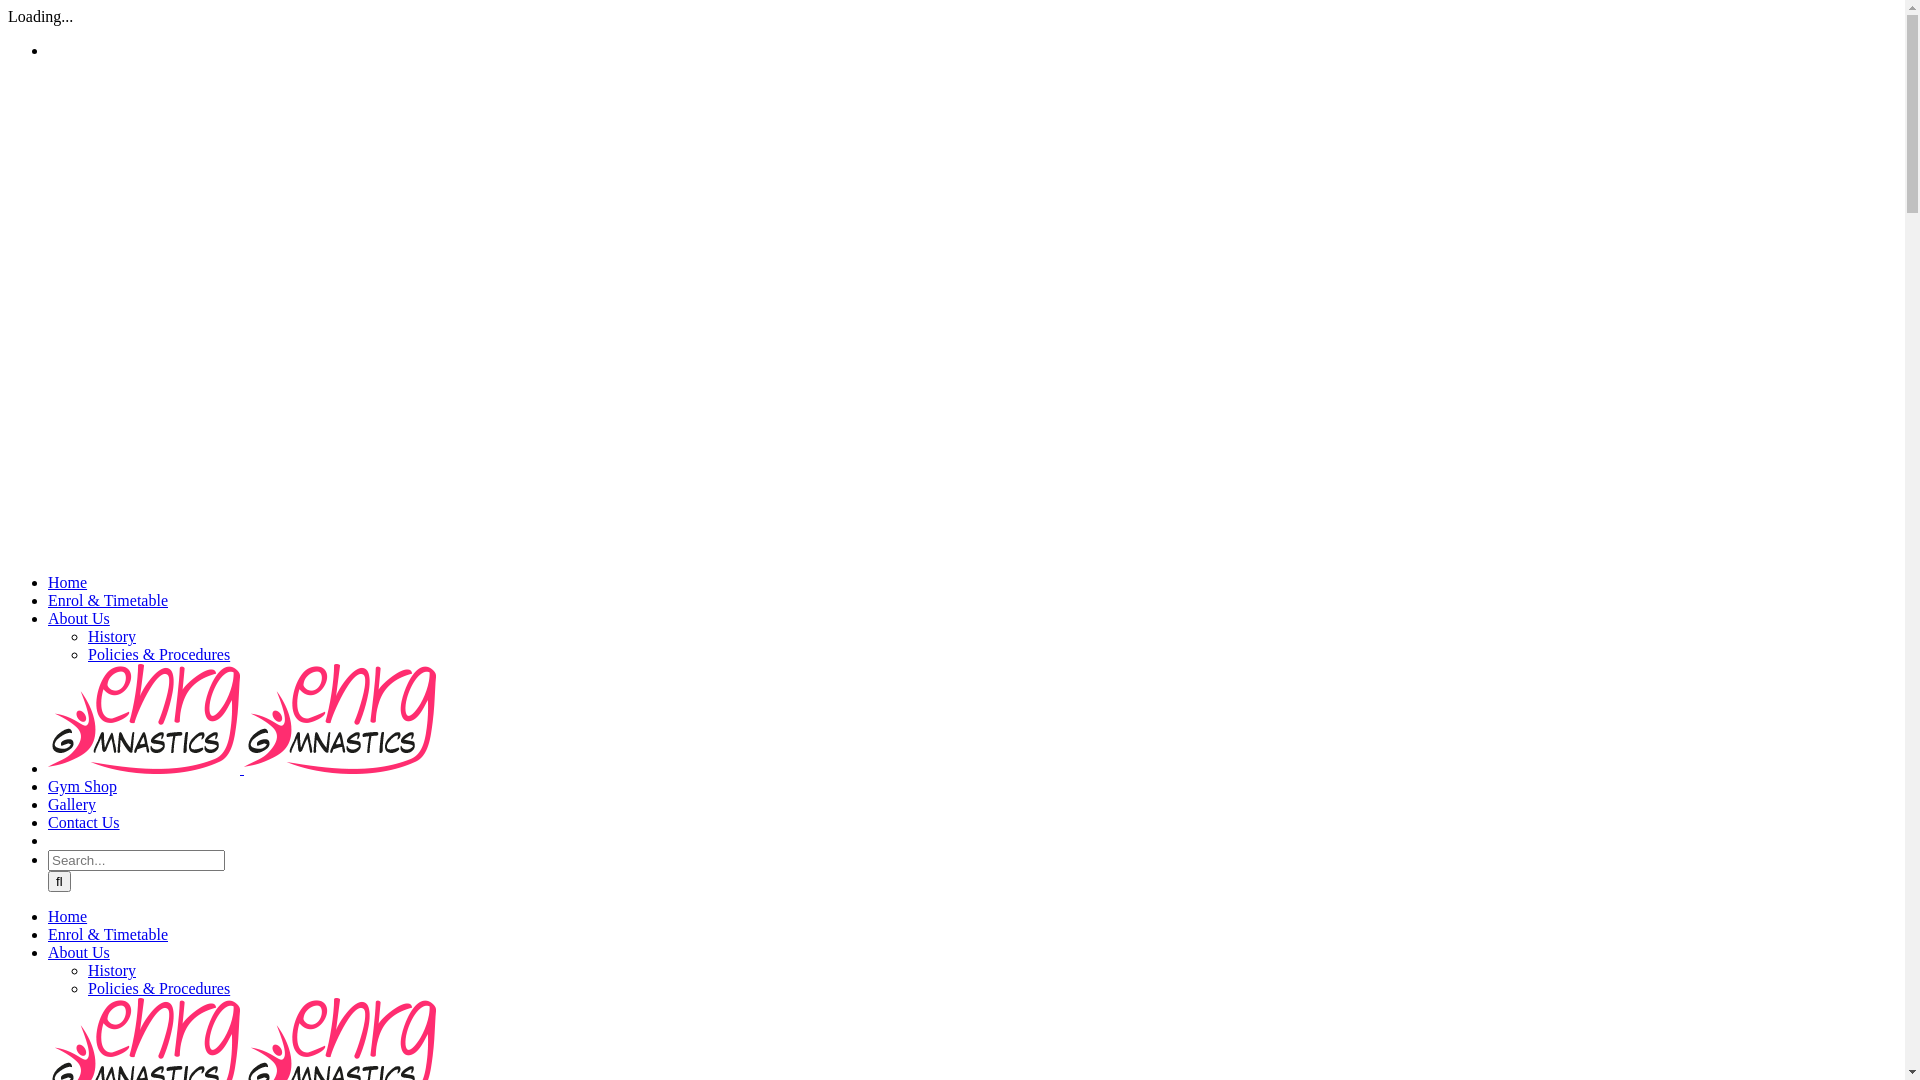 This screenshot has width=1920, height=1080. Describe the element at coordinates (72, 803) in the screenshot. I see `'Gallery'` at that location.